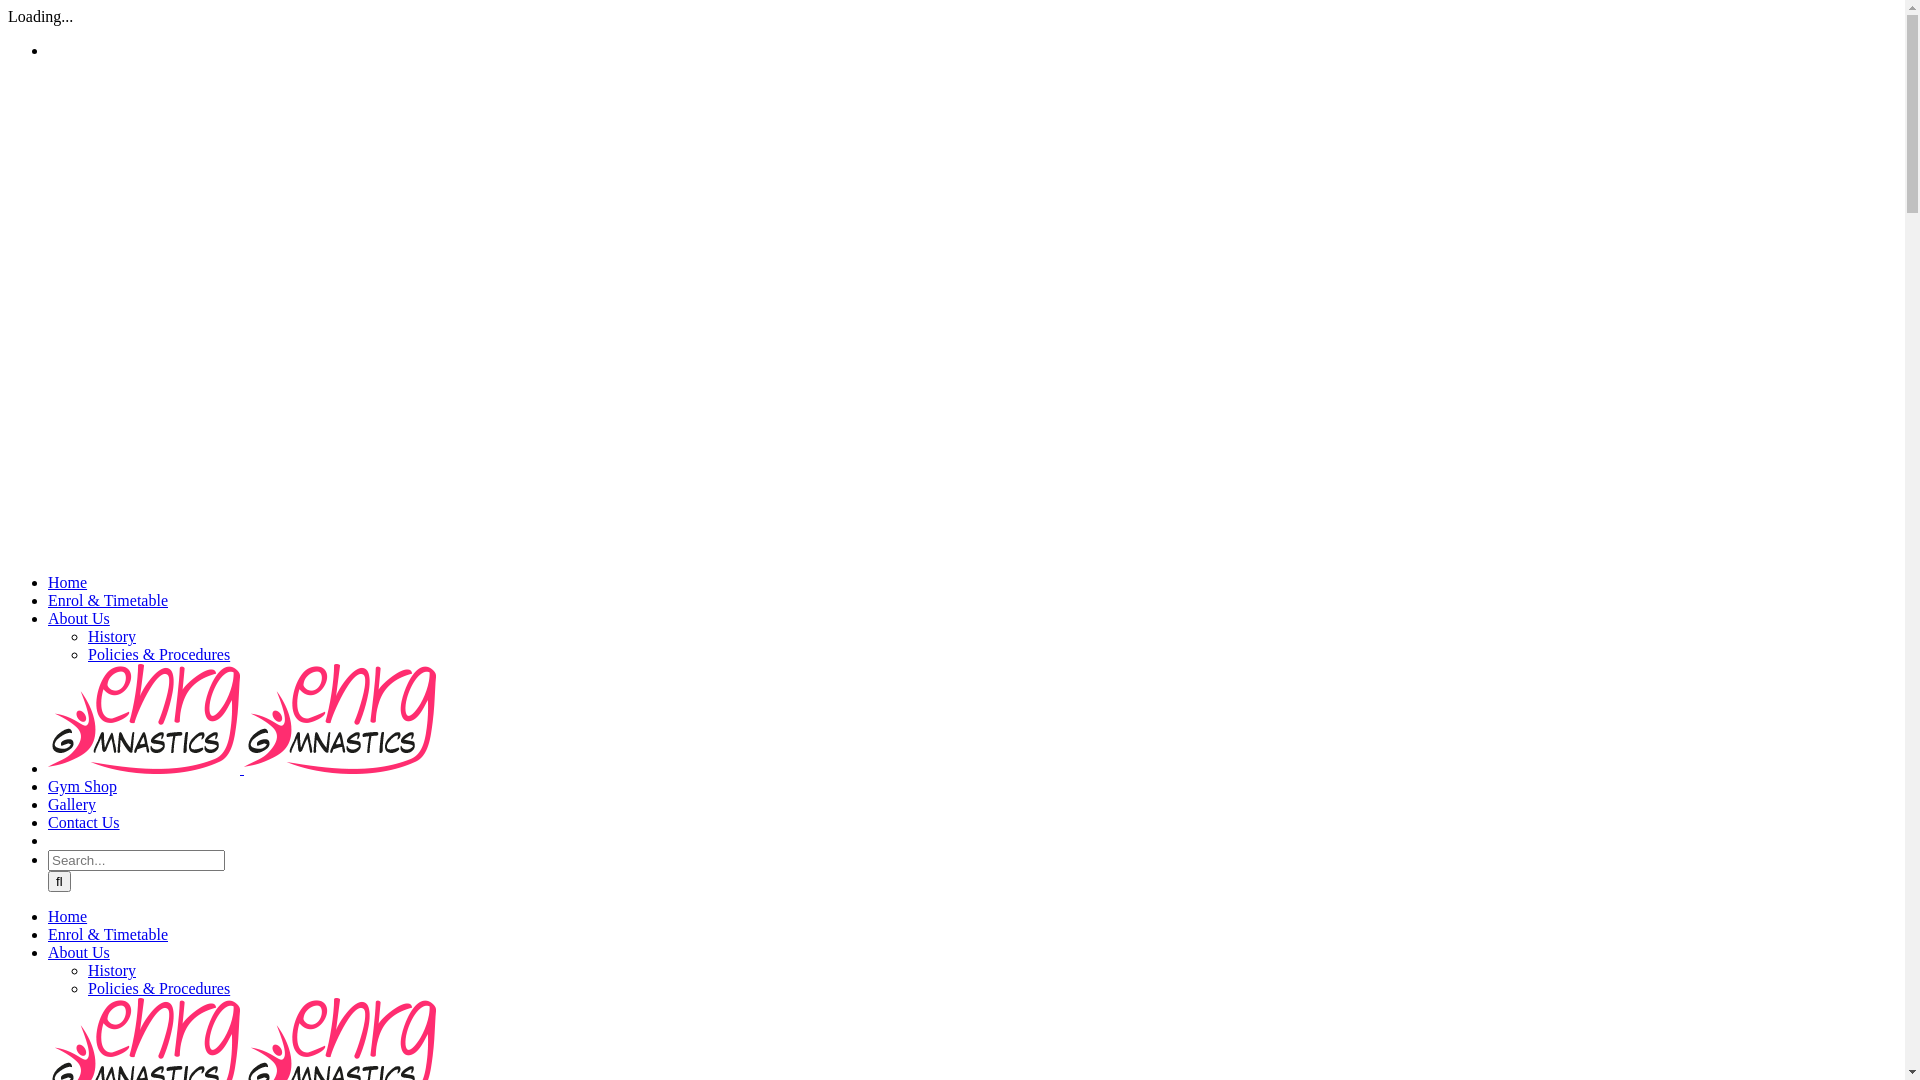 This screenshot has width=1920, height=1080. Describe the element at coordinates (72, 803) in the screenshot. I see `'Gallery'` at that location.